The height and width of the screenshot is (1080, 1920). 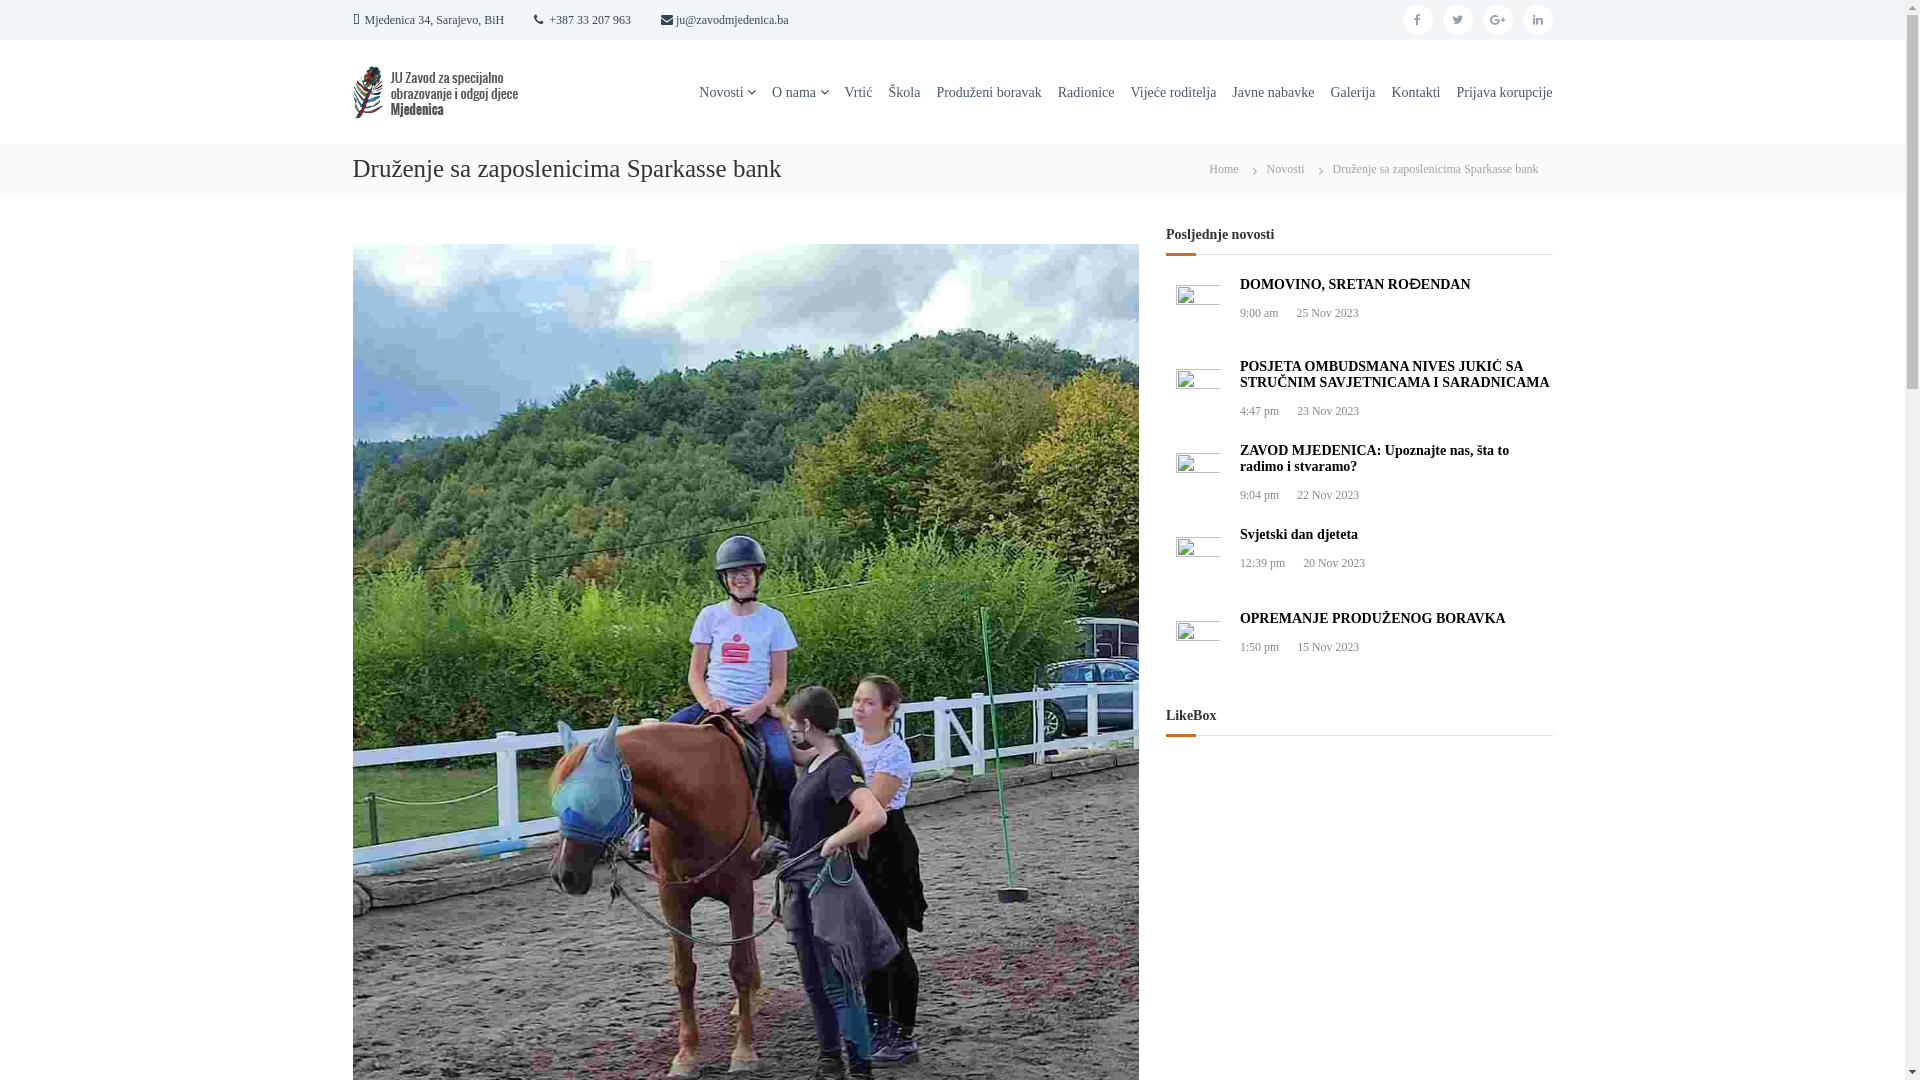 What do you see at coordinates (1457, 19) in the screenshot?
I see `'twitter'` at bounding box center [1457, 19].